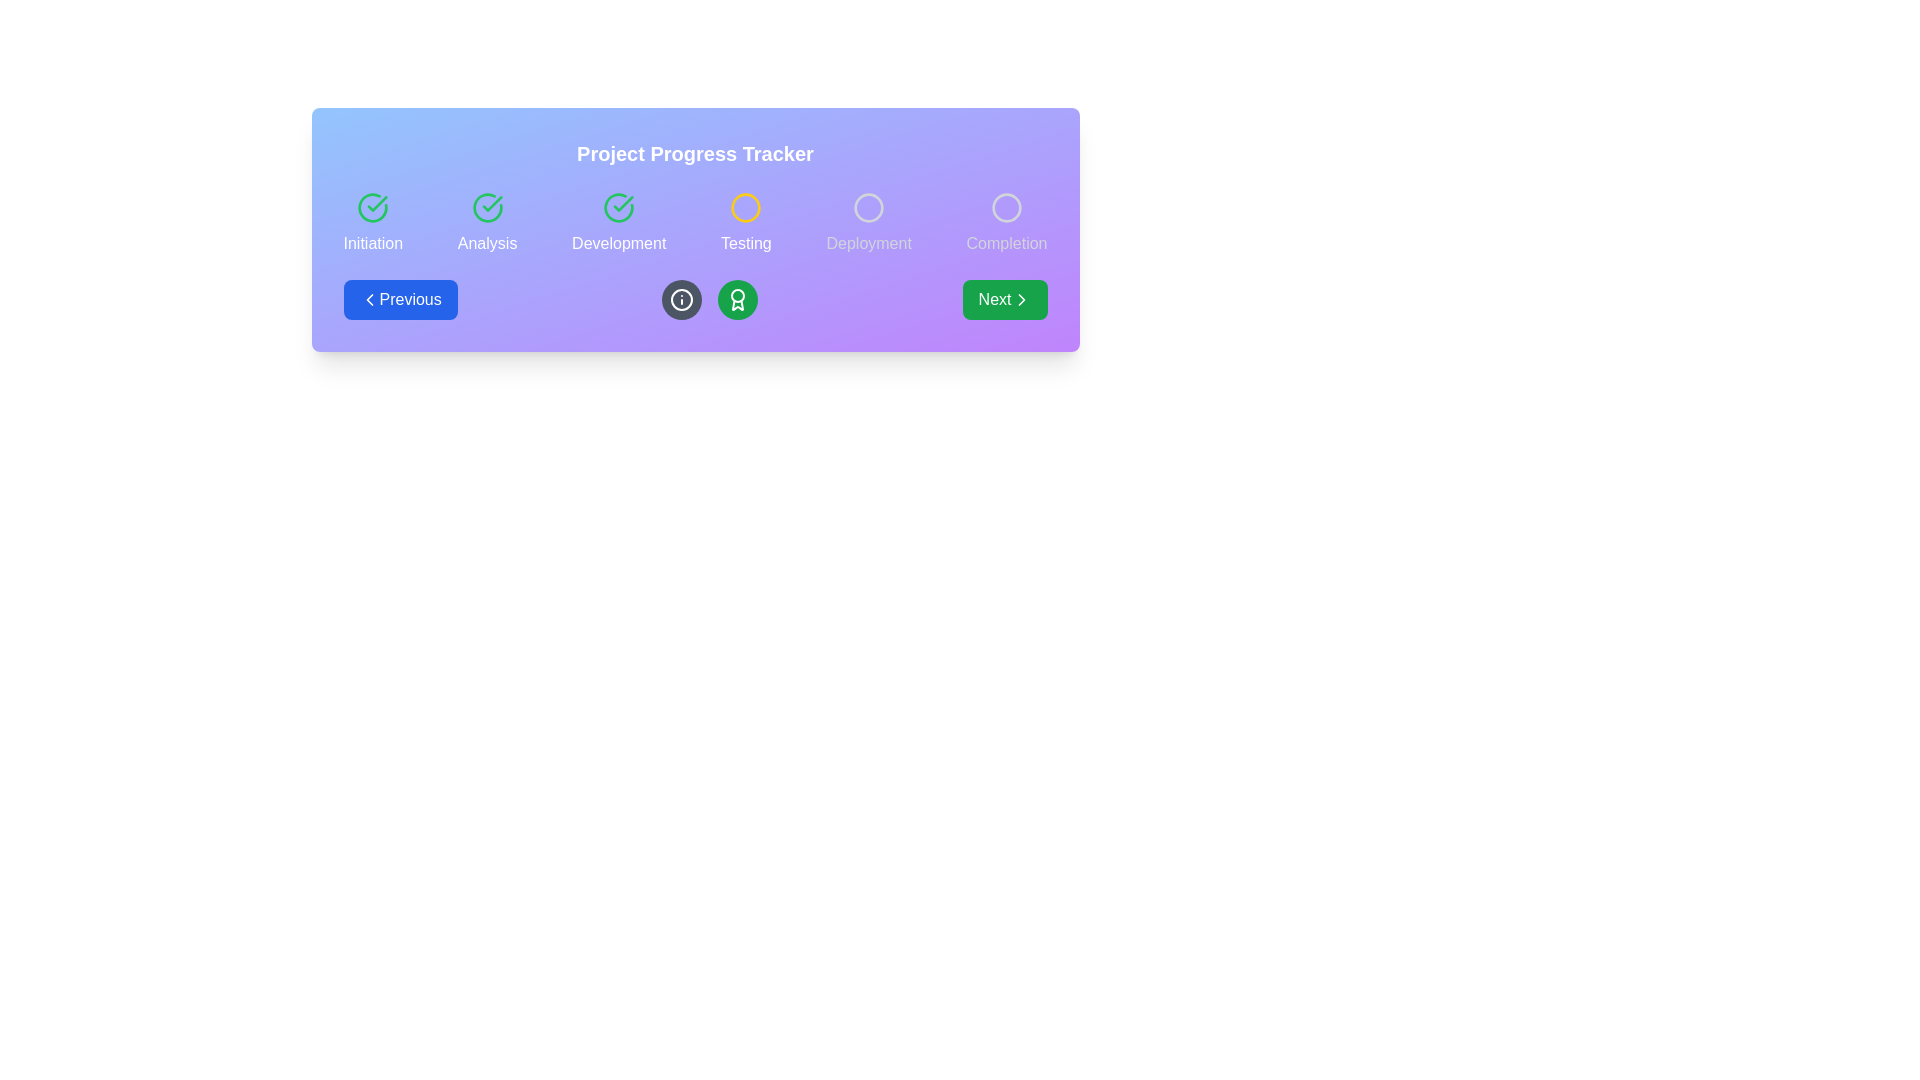  I want to click on the right-pointing chevron SVG icon located within the 'Next' button on the navigation bar, so click(1021, 300).